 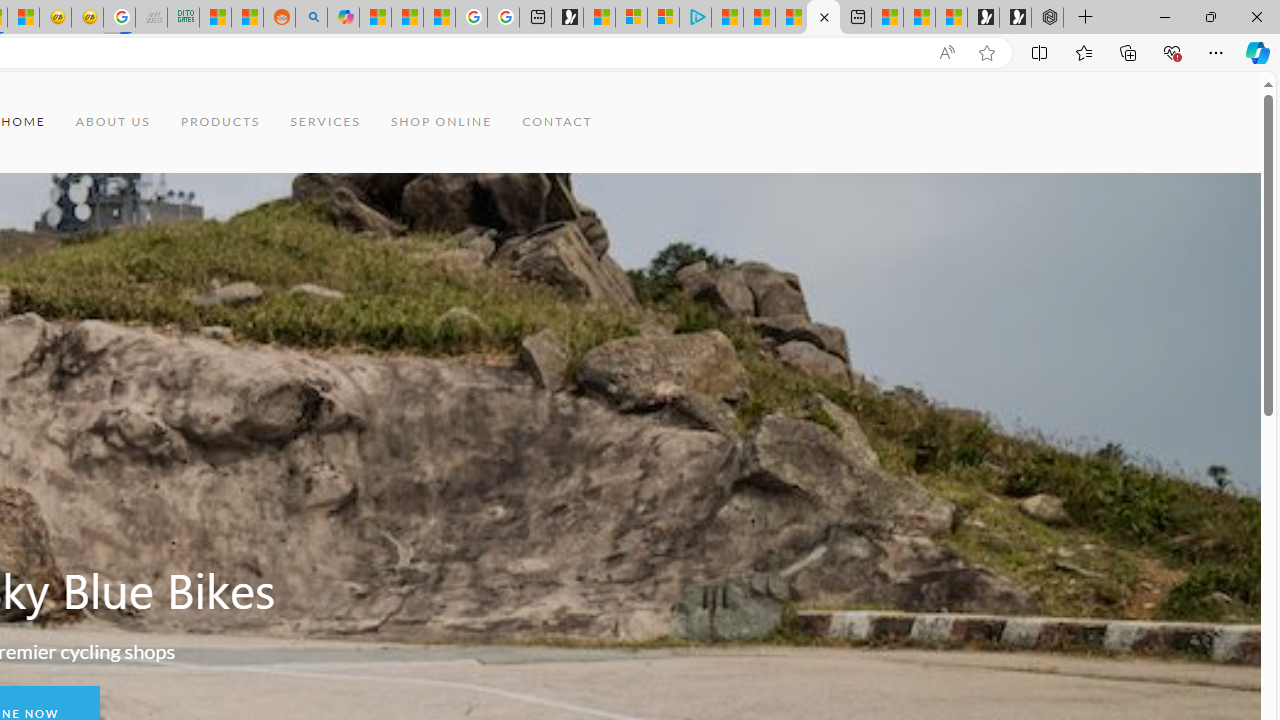 What do you see at coordinates (112, 122) in the screenshot?
I see `'ABOUT US'` at bounding box center [112, 122].